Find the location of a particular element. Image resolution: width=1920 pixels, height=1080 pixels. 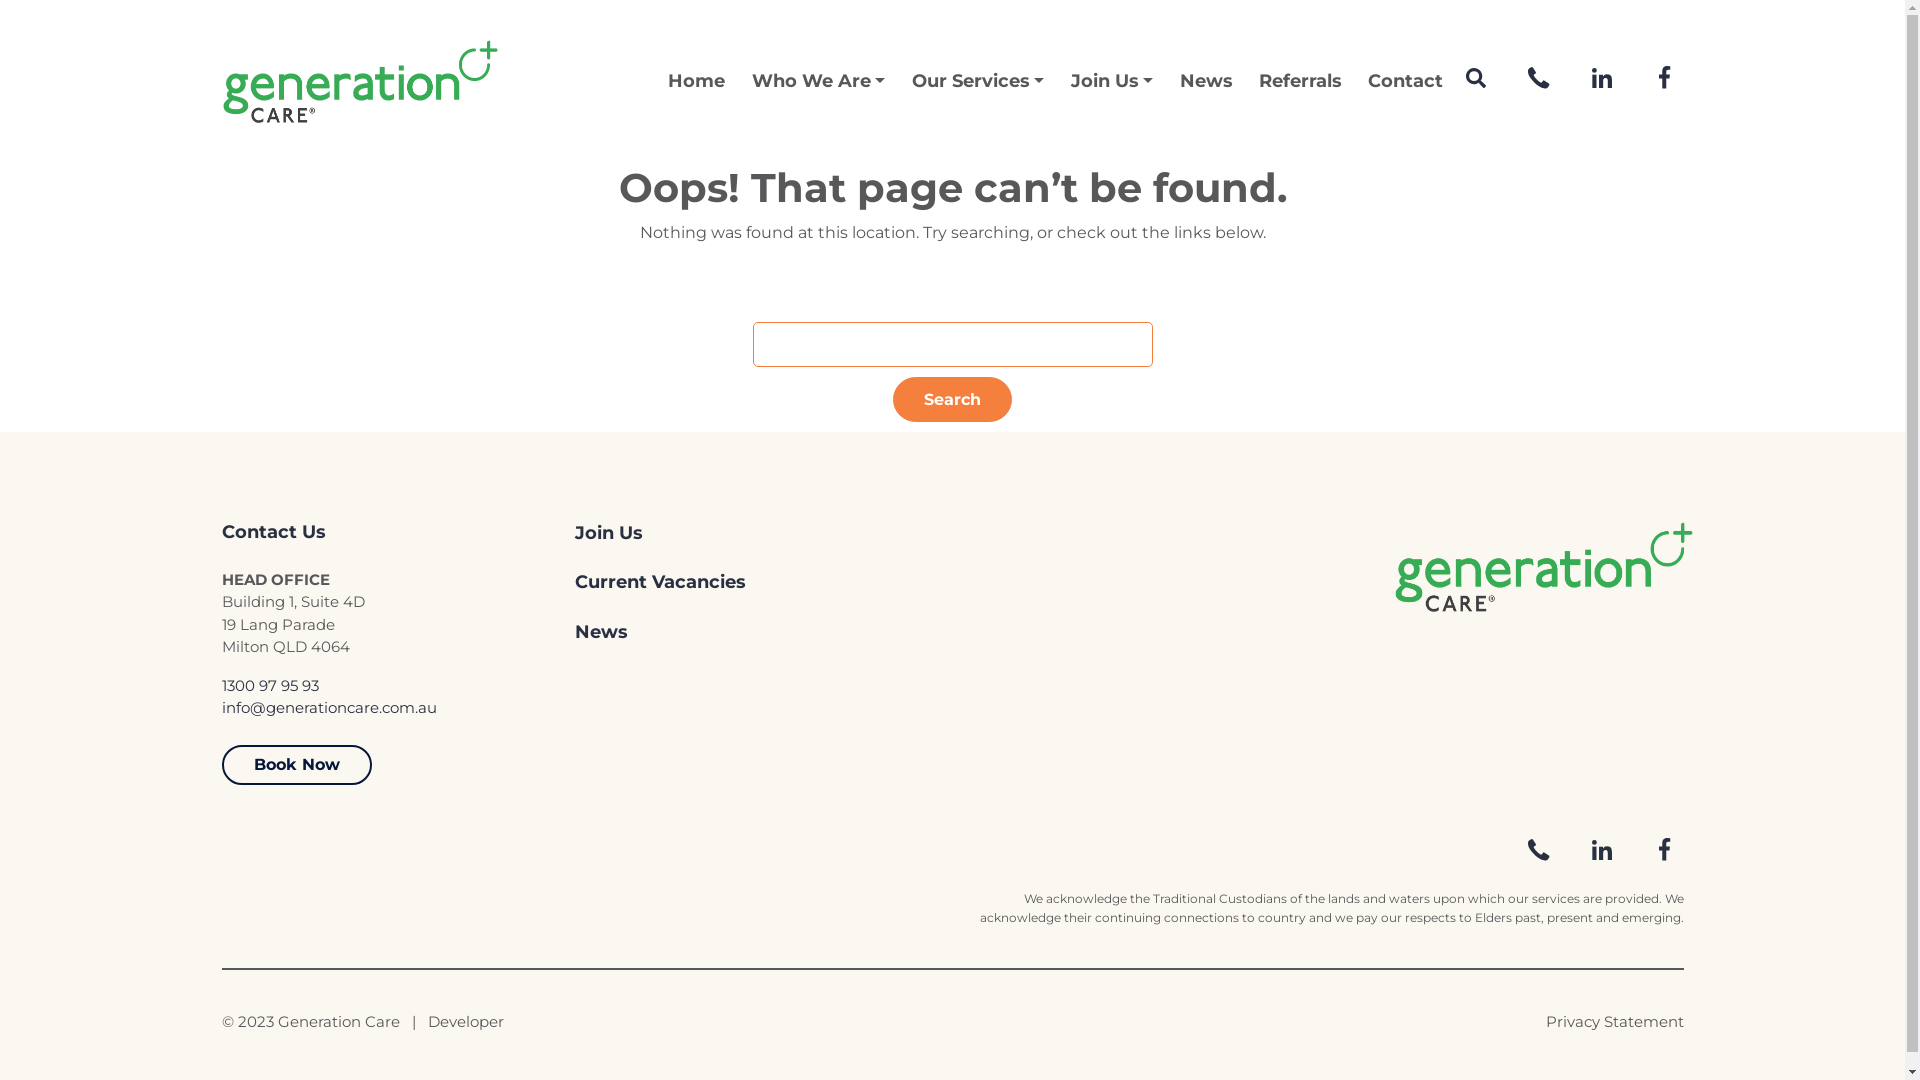

'Search' is located at coordinates (951, 399).